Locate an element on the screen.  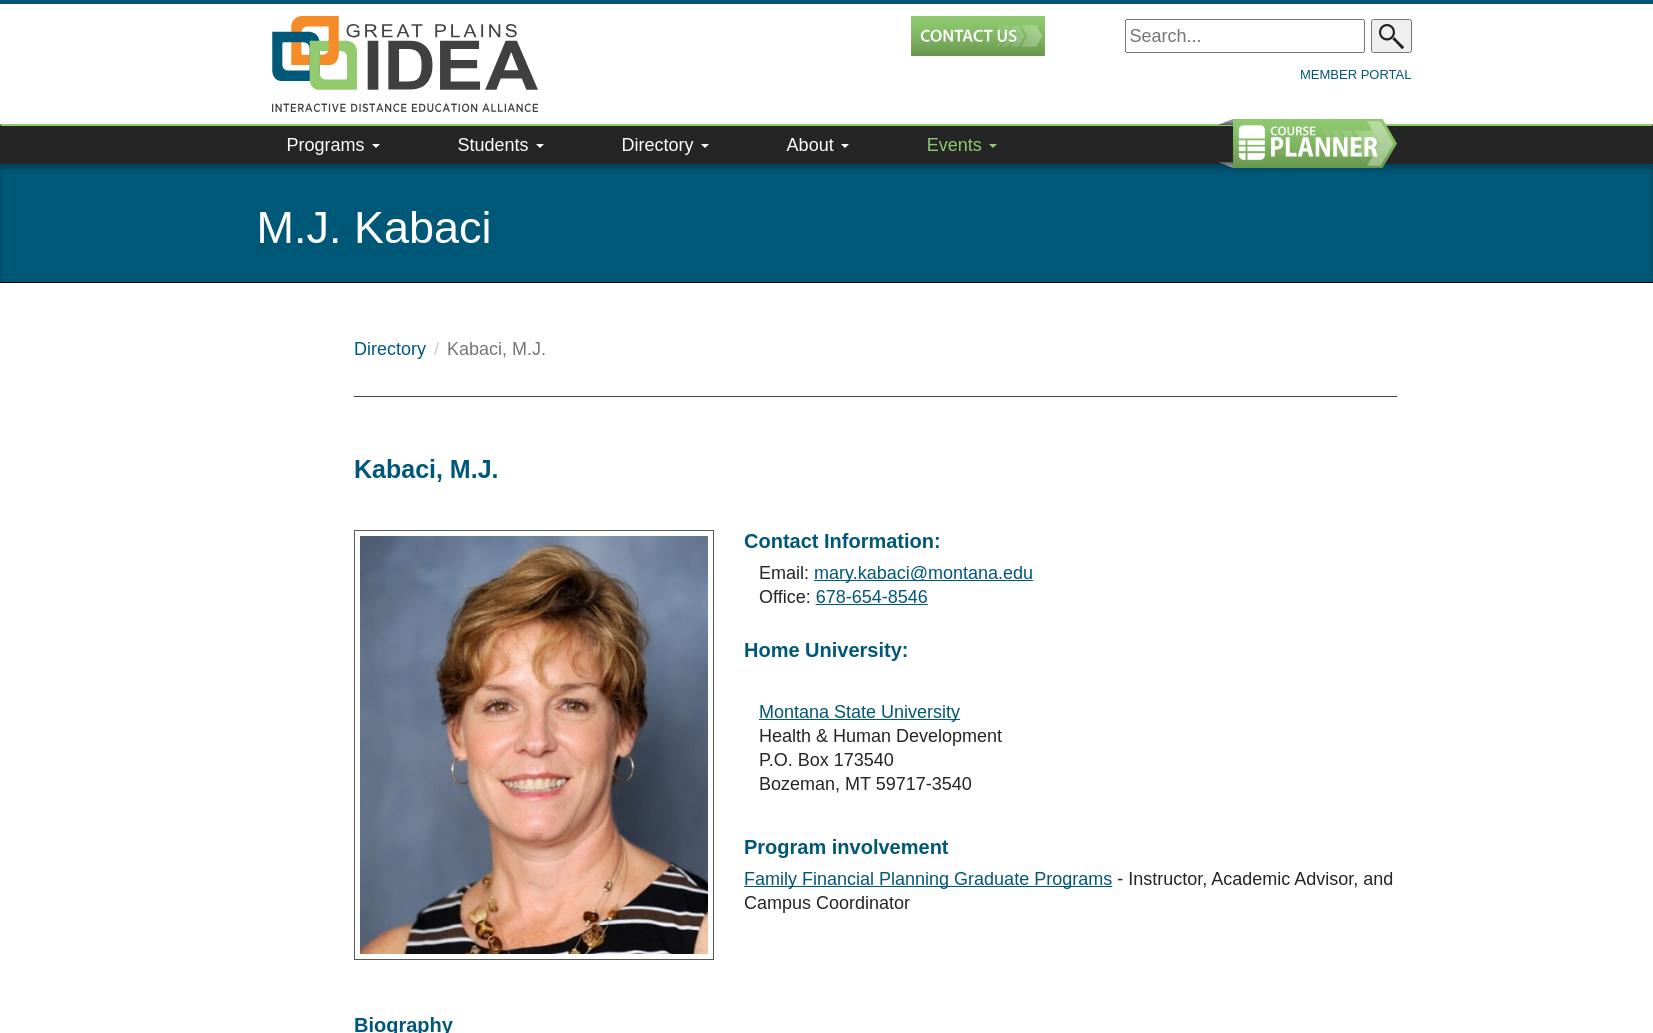
'Contact Information:' is located at coordinates (842, 493).